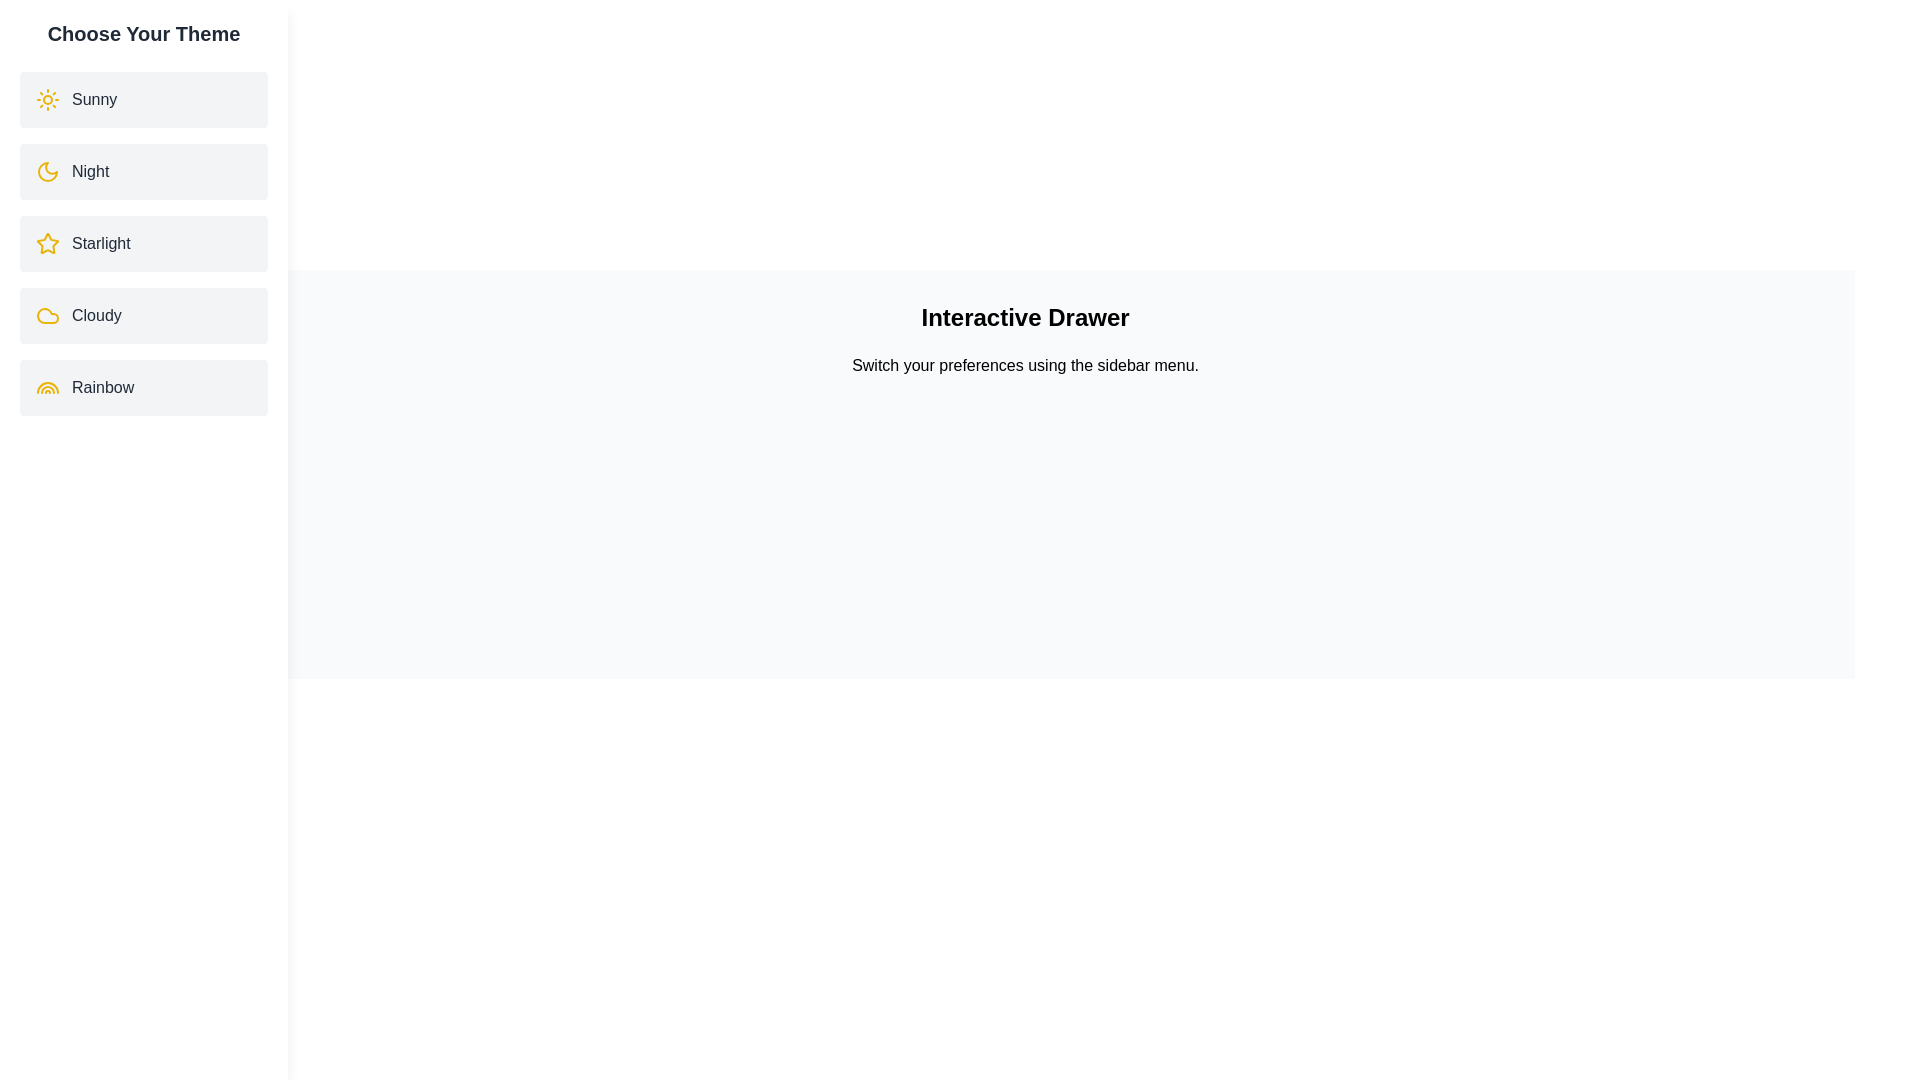 The width and height of the screenshot is (1920, 1080). I want to click on the theme Starlight by clicking on its corresponding list item, so click(143, 242).